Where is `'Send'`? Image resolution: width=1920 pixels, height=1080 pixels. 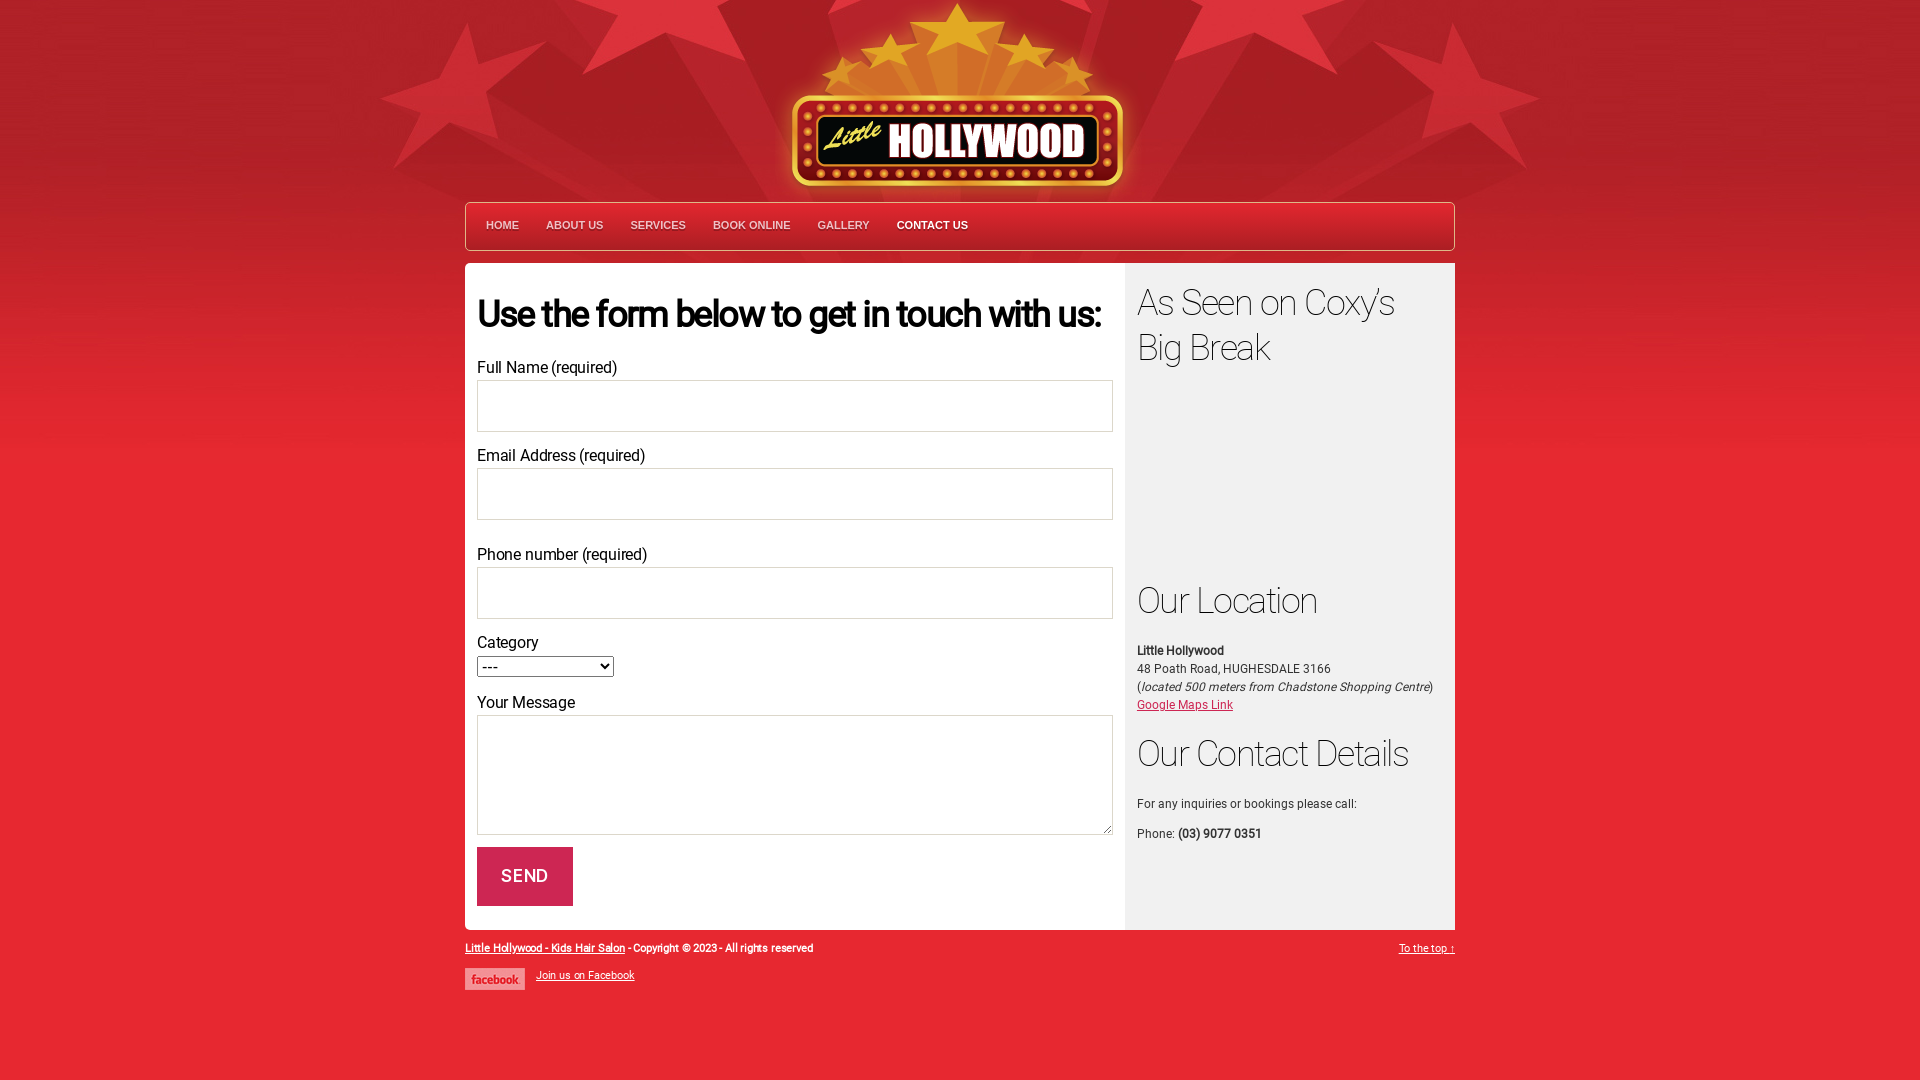
'Send' is located at coordinates (524, 875).